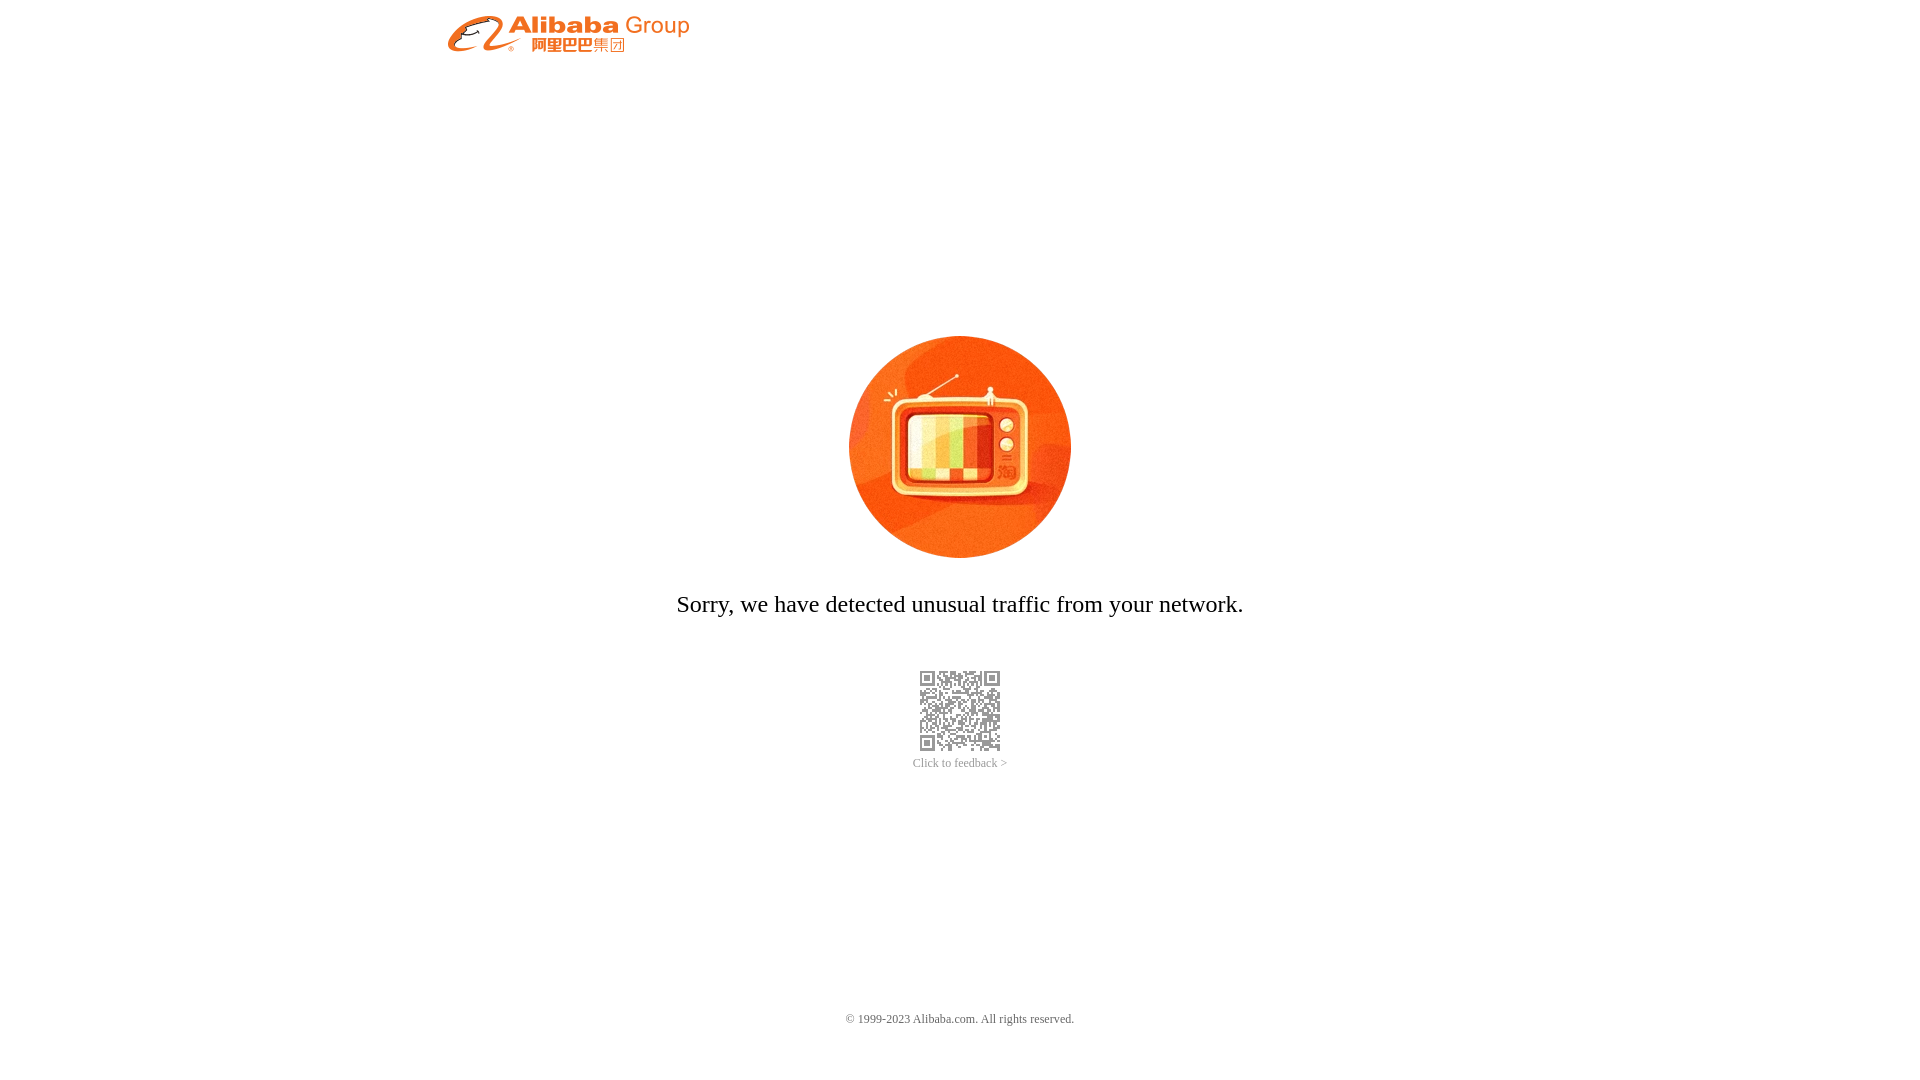 Image resolution: width=1920 pixels, height=1080 pixels. What do you see at coordinates (960, 763) in the screenshot?
I see `'Click to feedback >'` at bounding box center [960, 763].